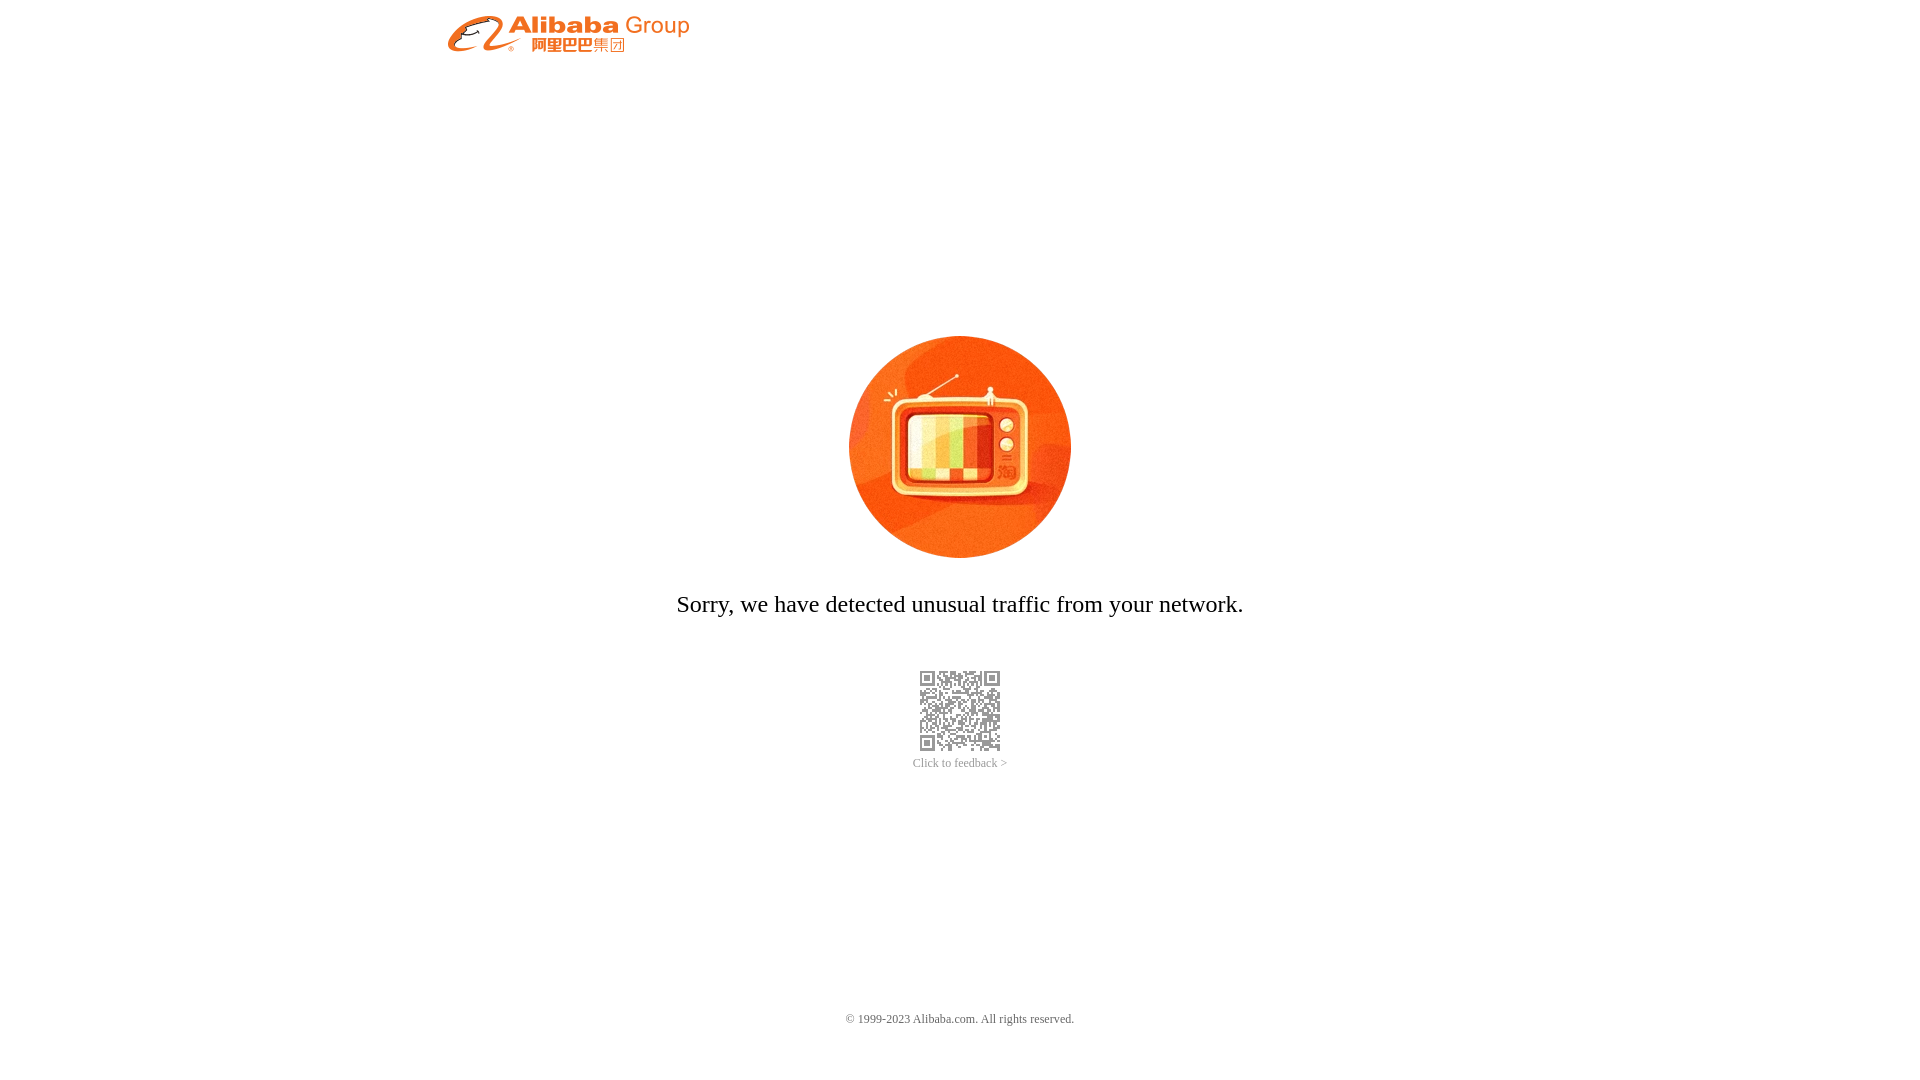 Image resolution: width=1920 pixels, height=1080 pixels. What do you see at coordinates (960, 763) in the screenshot?
I see `'Click to feedback >'` at bounding box center [960, 763].